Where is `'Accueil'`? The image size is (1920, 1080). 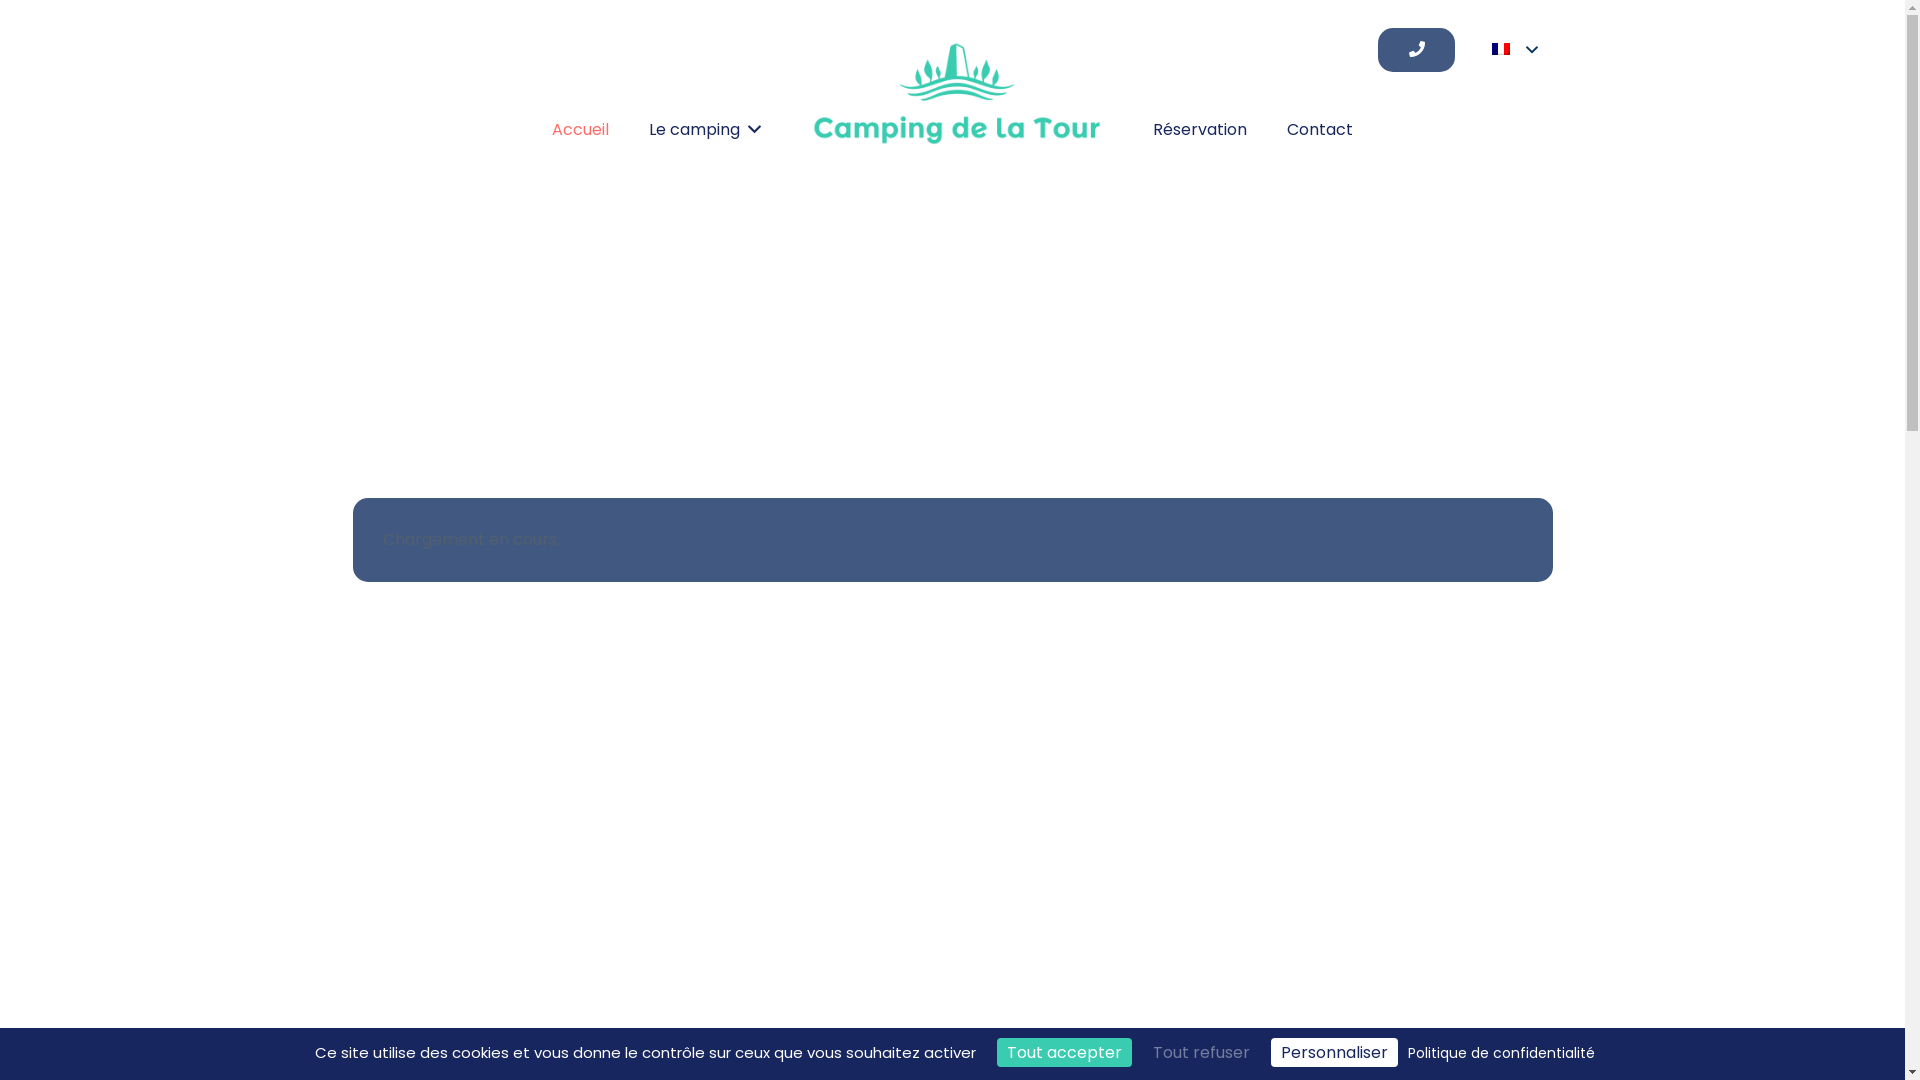
'Accueil' is located at coordinates (579, 130).